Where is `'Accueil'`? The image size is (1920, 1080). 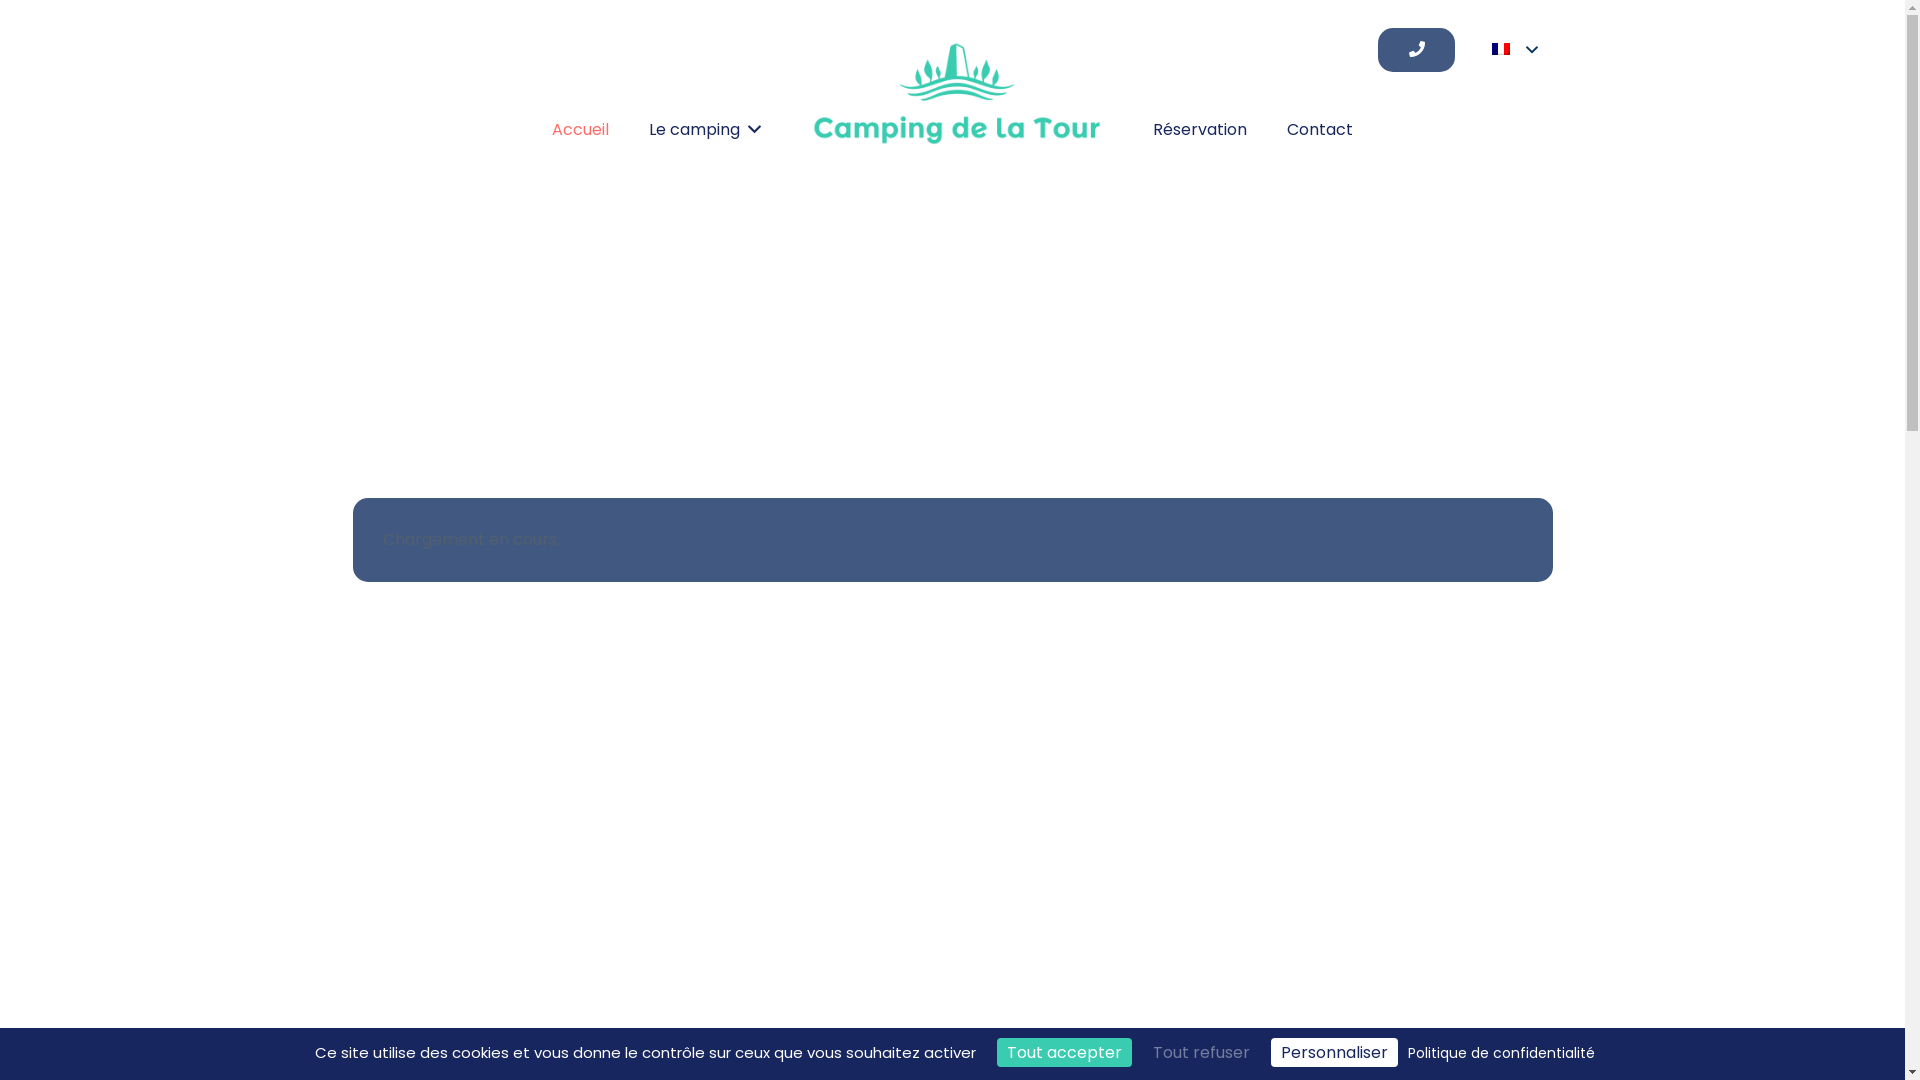
'Accueil' is located at coordinates (579, 130).